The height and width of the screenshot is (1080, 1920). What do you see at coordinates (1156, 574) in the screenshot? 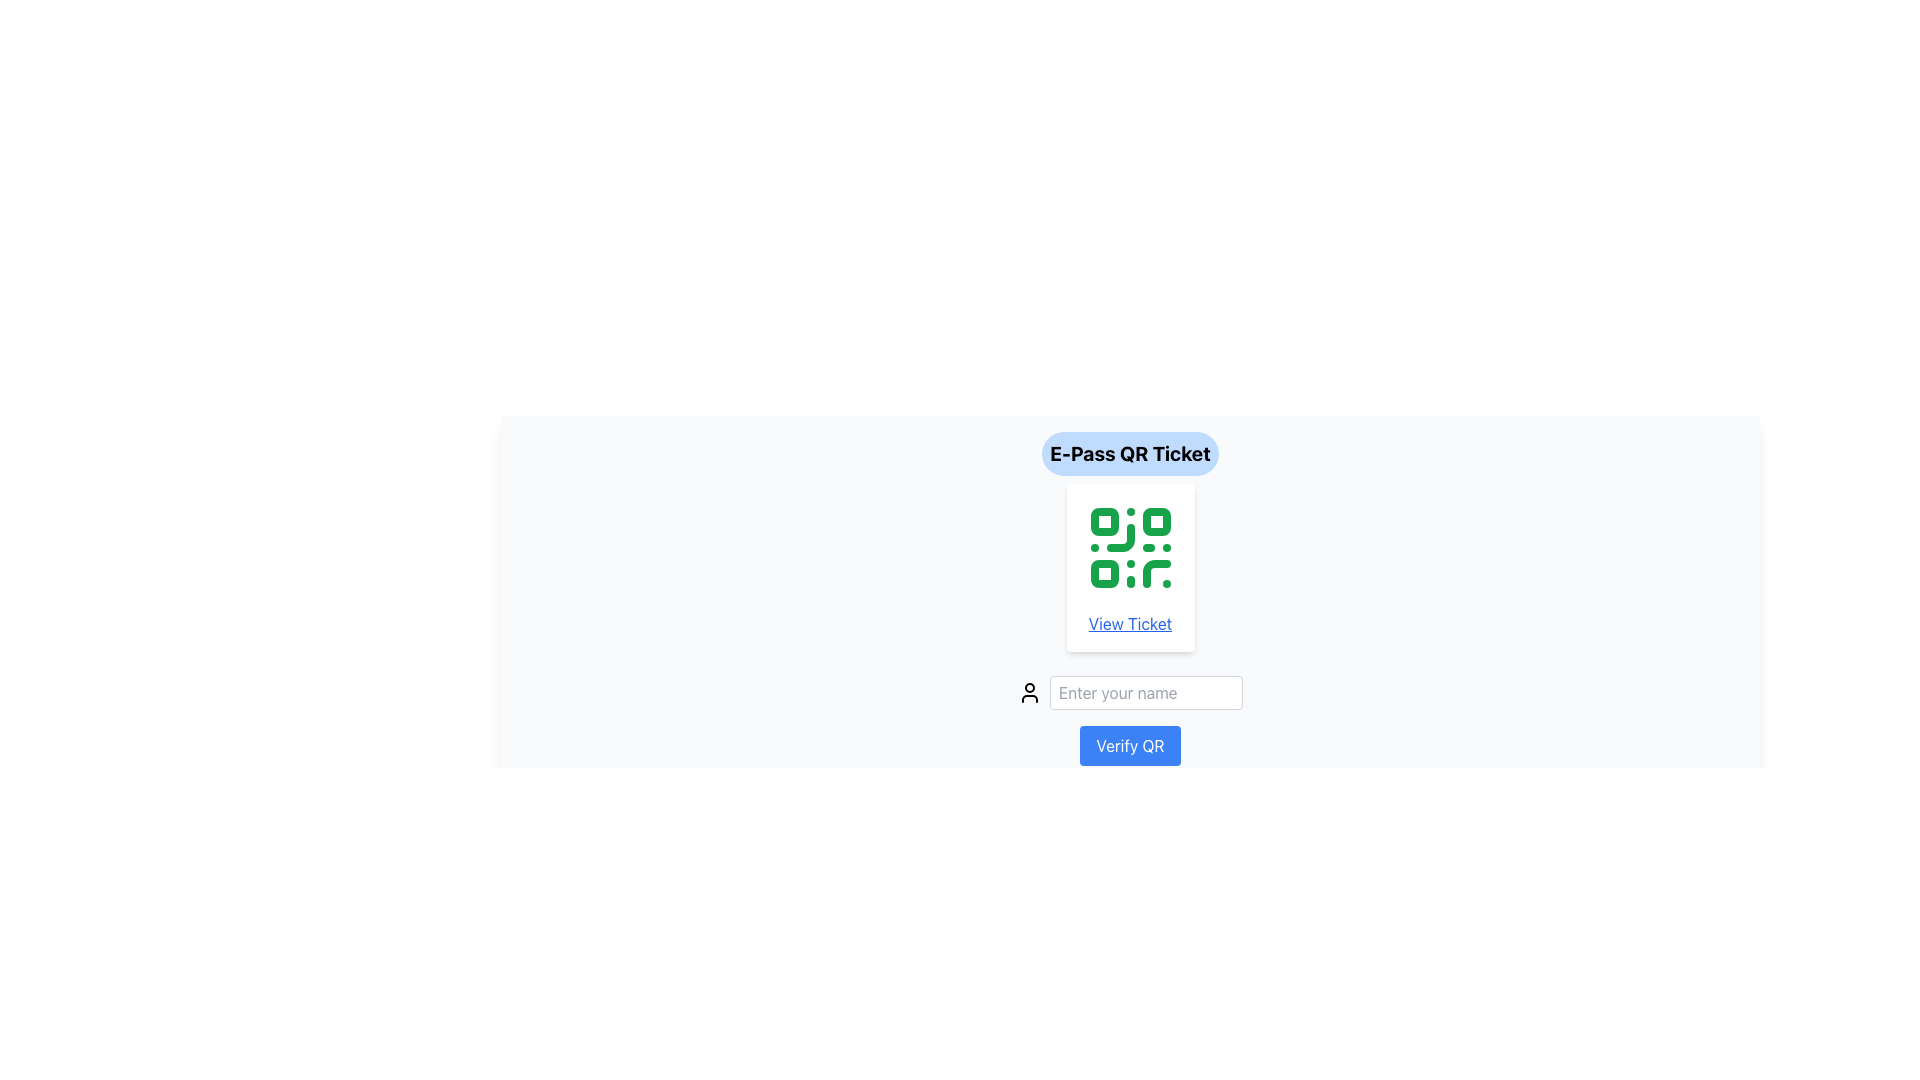
I see `the decorative line located at the bottom-right corner of the QR code icon's grid-like structure` at bounding box center [1156, 574].